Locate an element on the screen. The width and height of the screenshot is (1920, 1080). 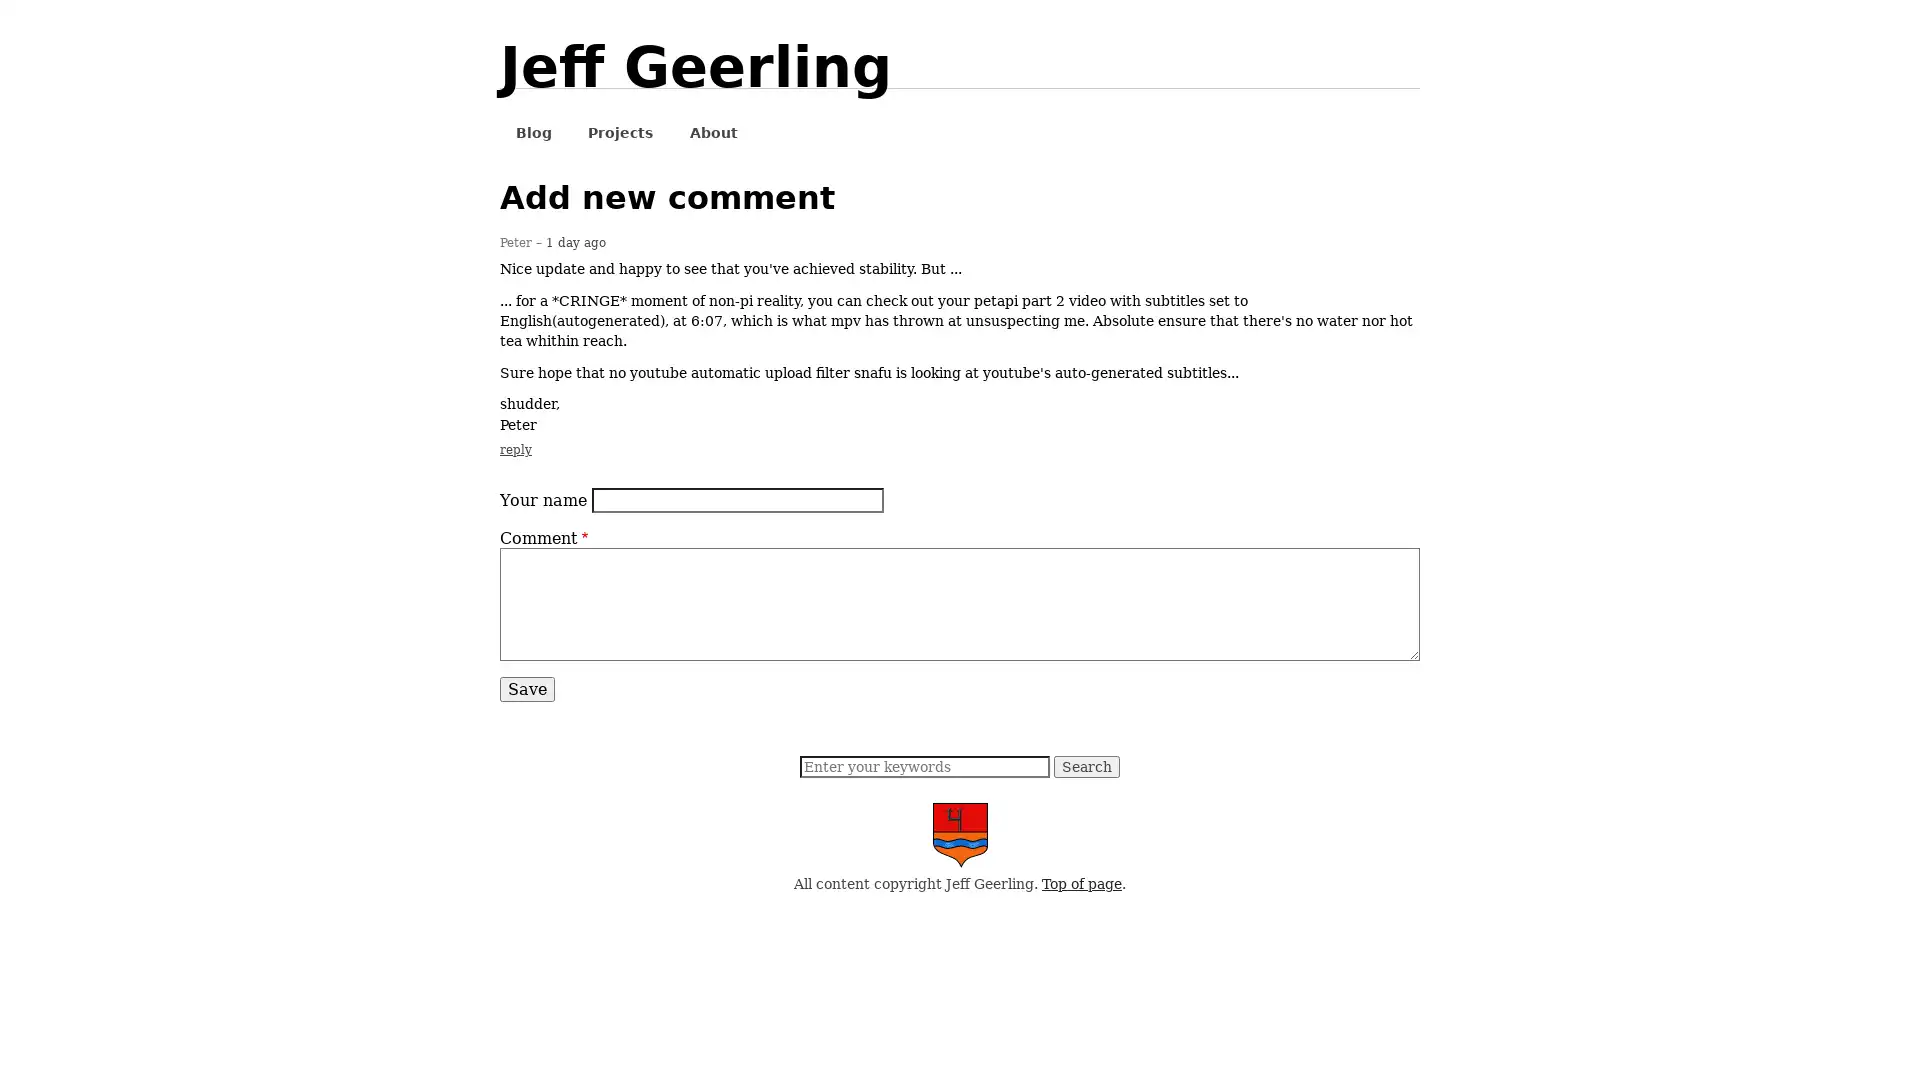
Save is located at coordinates (527, 687).